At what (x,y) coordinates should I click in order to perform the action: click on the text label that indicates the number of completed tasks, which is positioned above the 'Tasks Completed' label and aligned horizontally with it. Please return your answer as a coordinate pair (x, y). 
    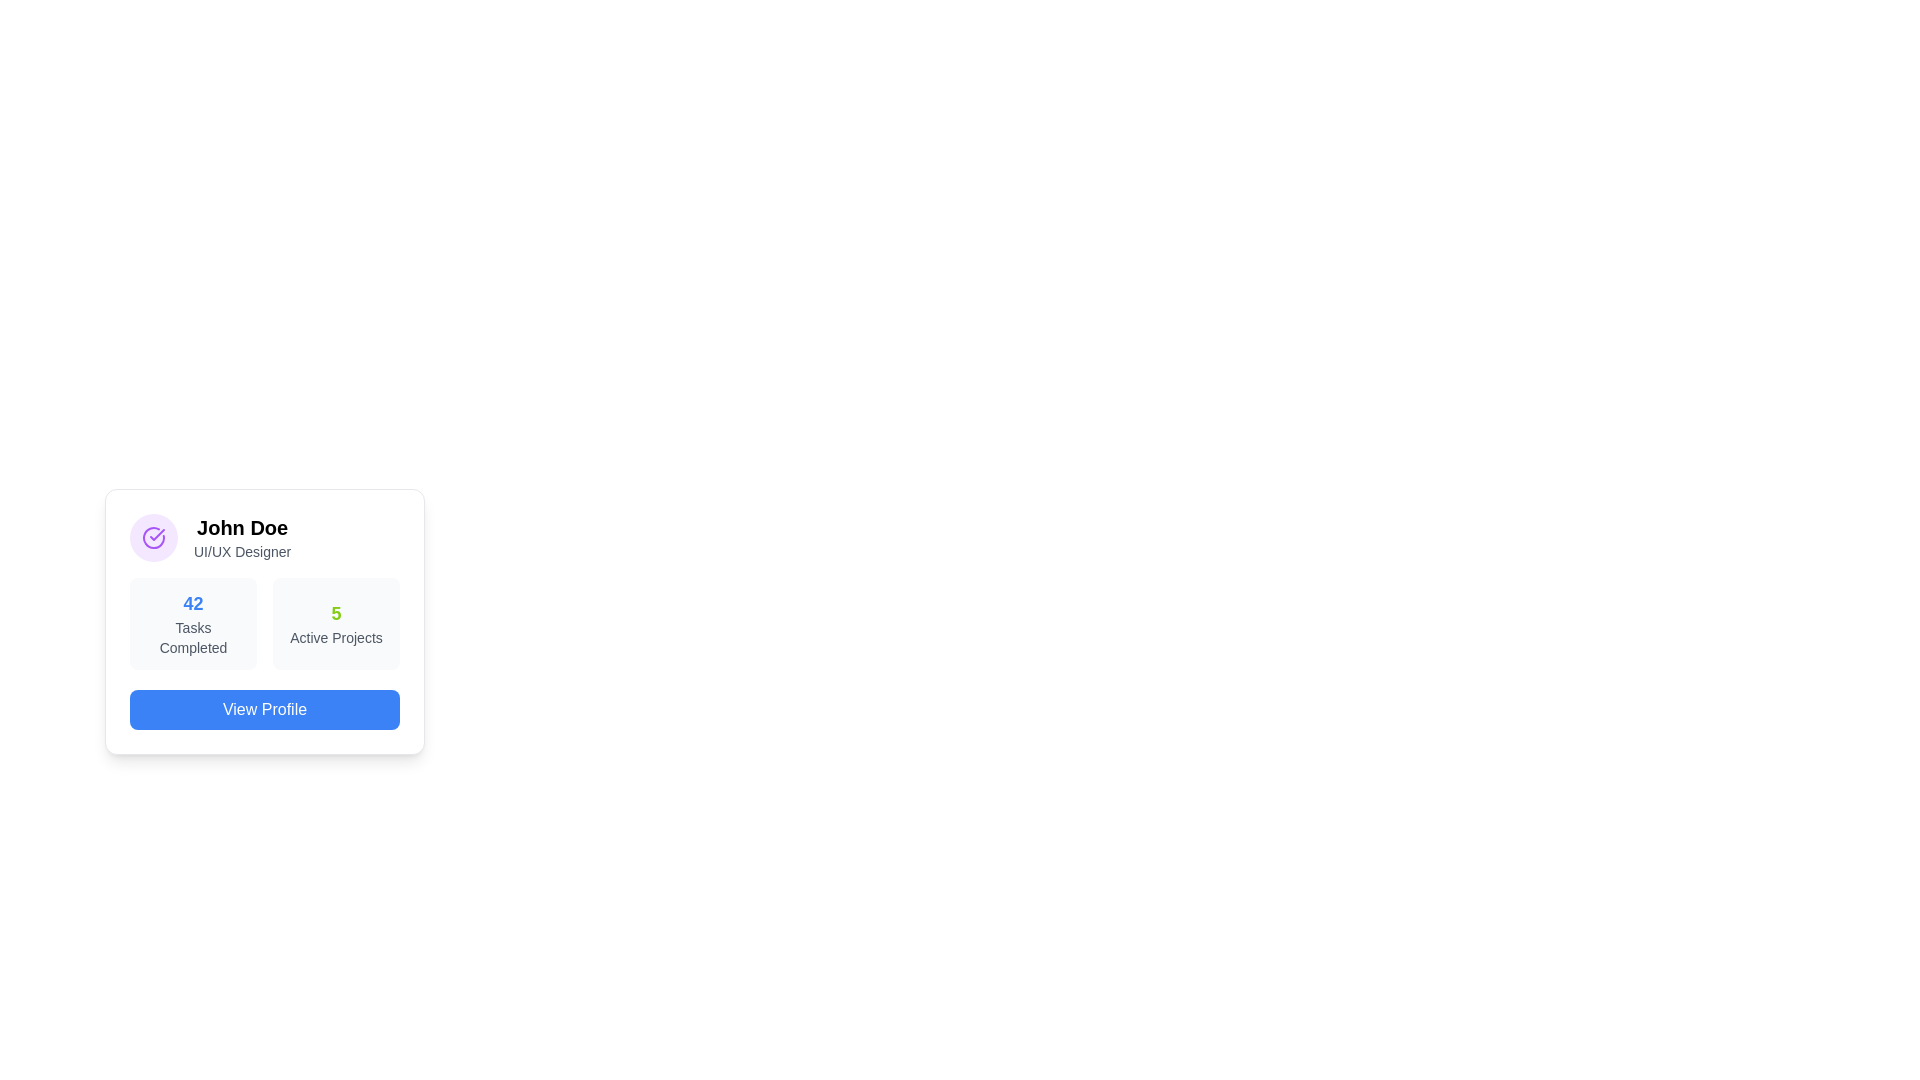
    Looking at the image, I should click on (193, 603).